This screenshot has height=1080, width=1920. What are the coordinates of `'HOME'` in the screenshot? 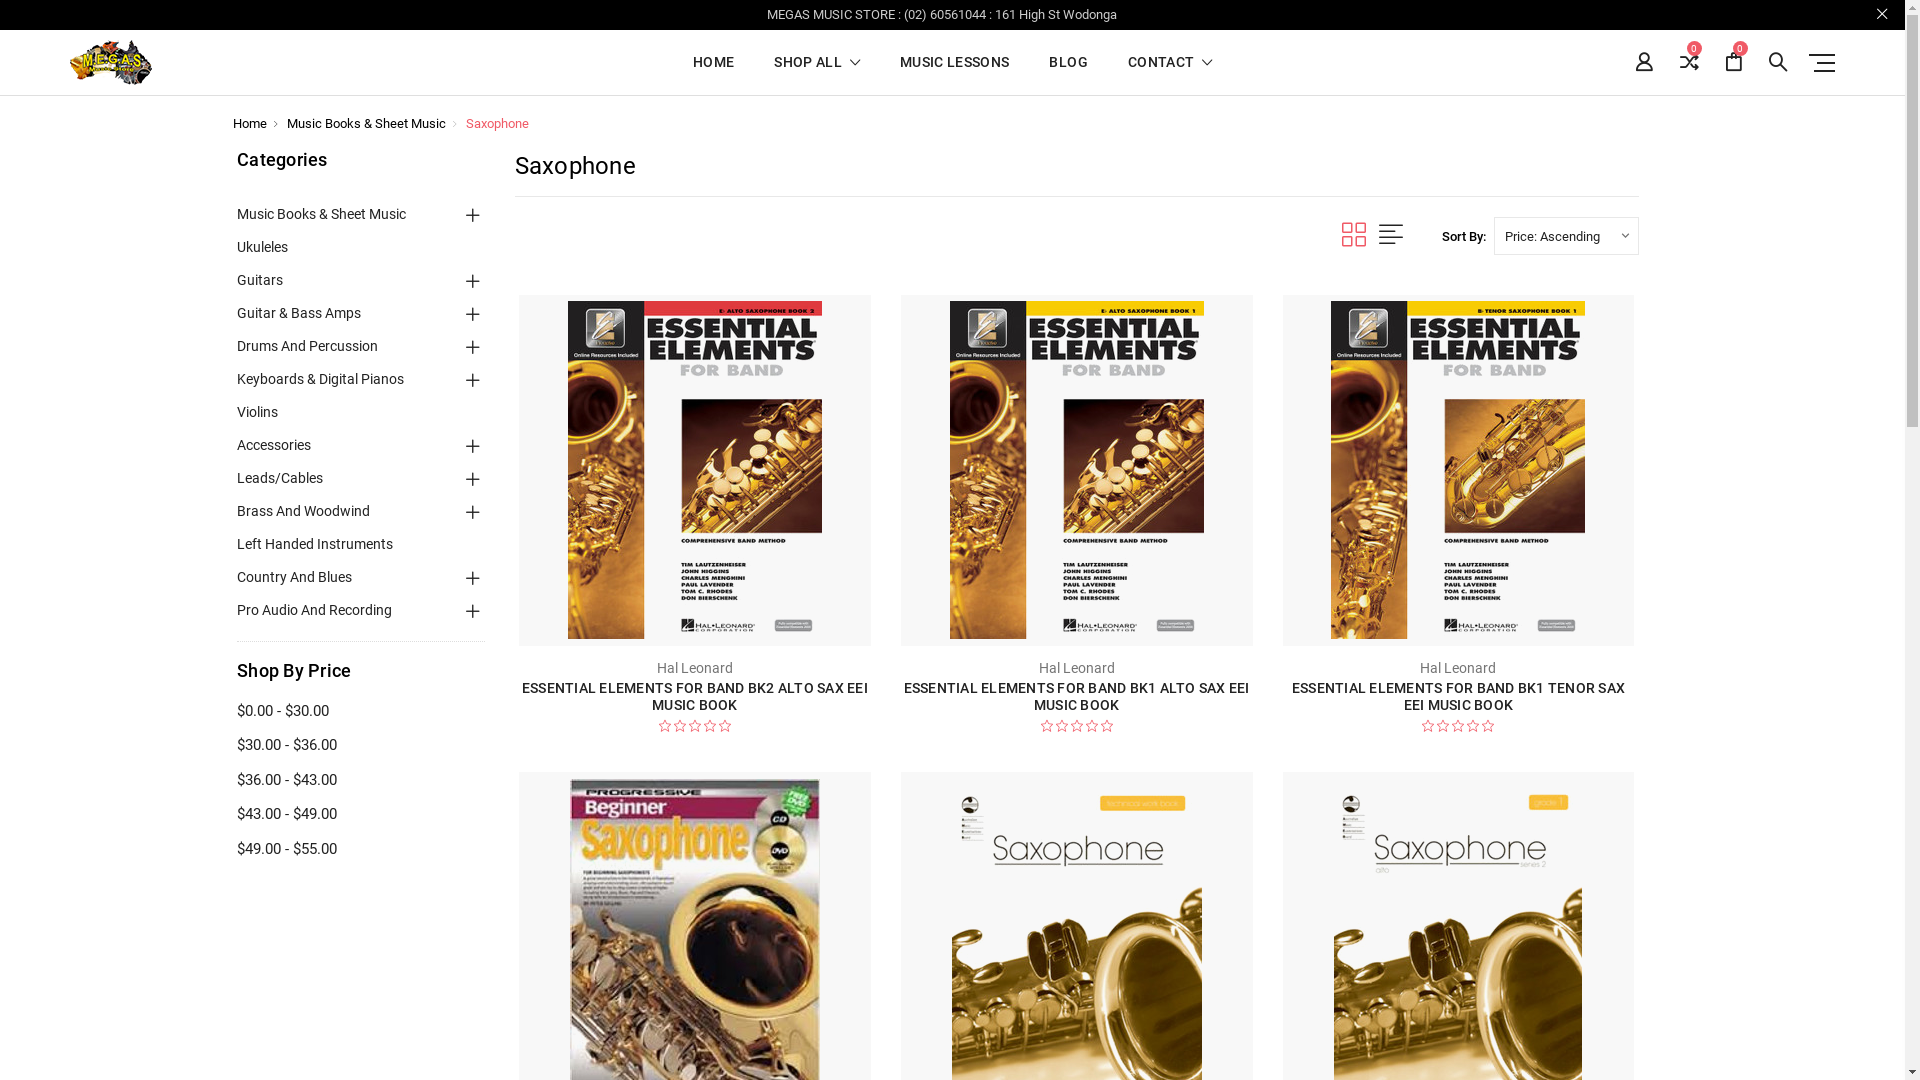 It's located at (713, 73).